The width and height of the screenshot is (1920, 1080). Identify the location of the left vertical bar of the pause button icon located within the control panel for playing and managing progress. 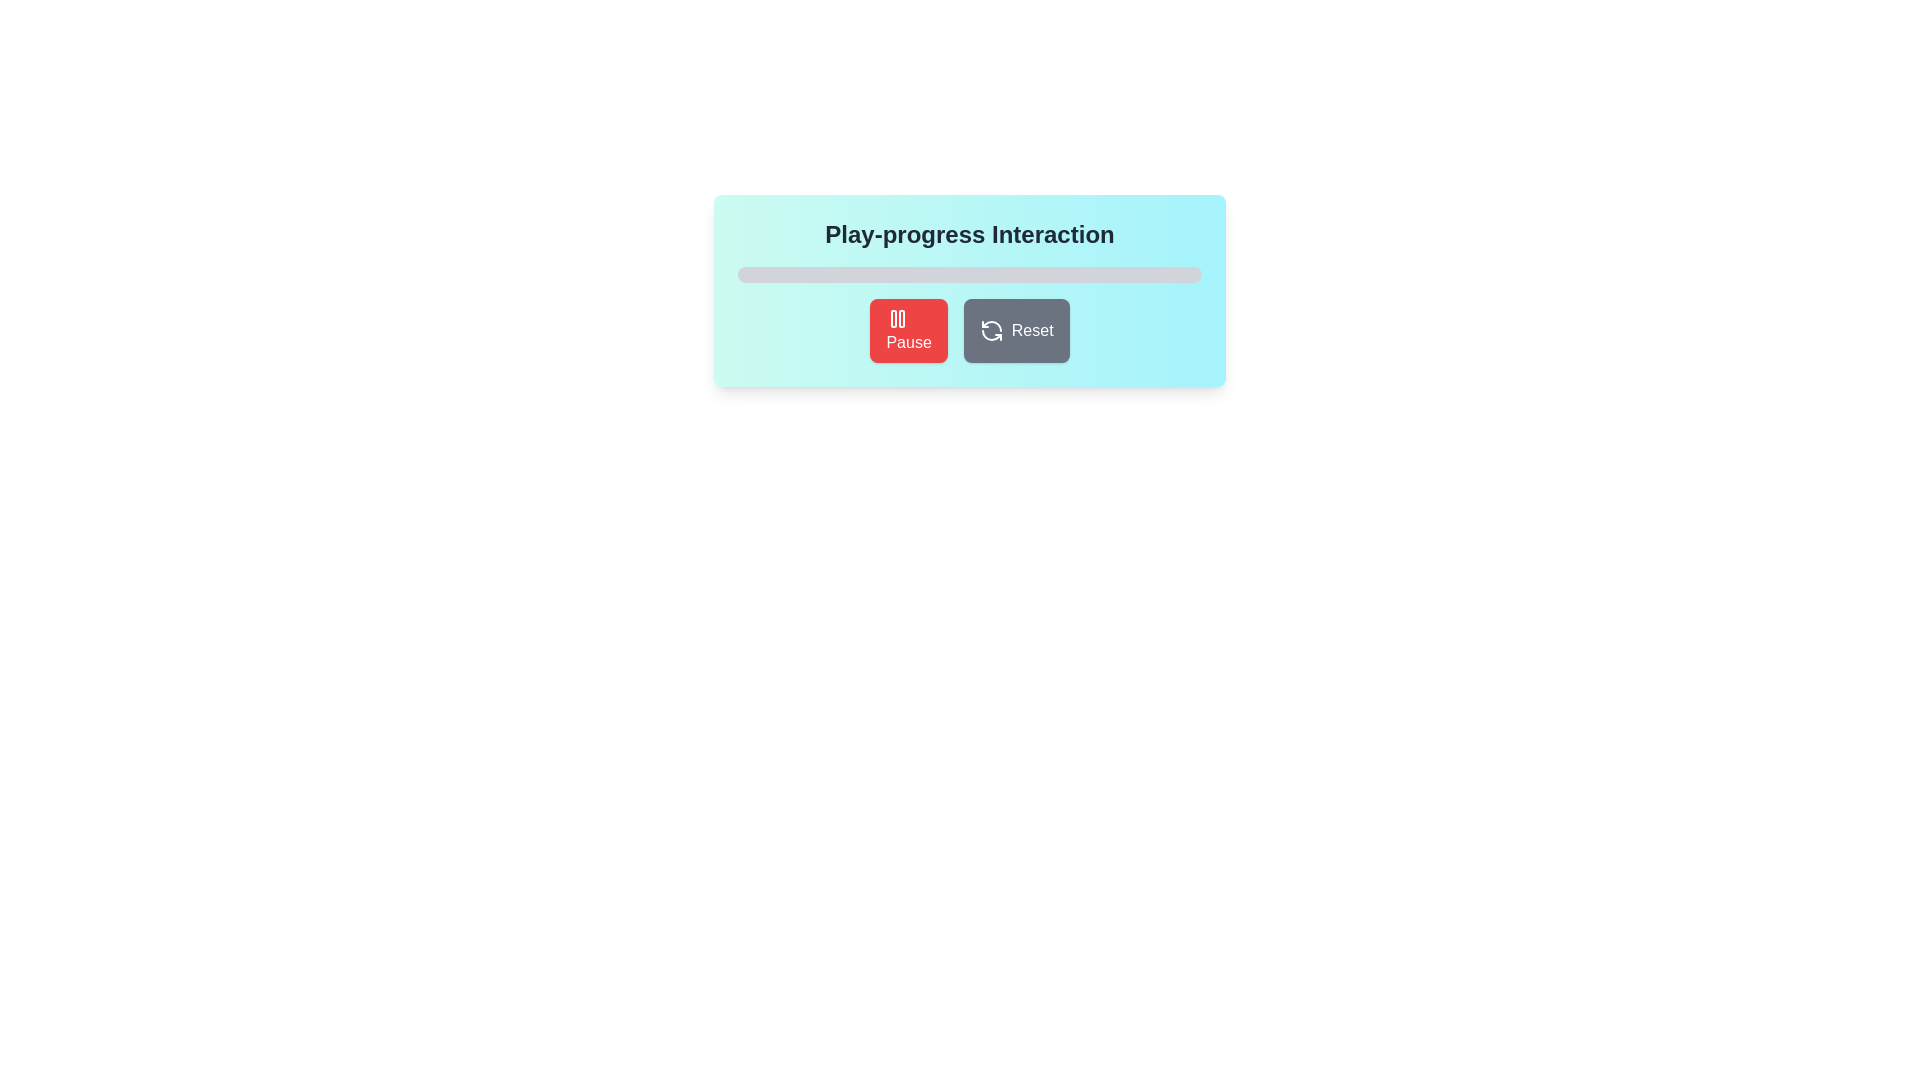
(893, 318).